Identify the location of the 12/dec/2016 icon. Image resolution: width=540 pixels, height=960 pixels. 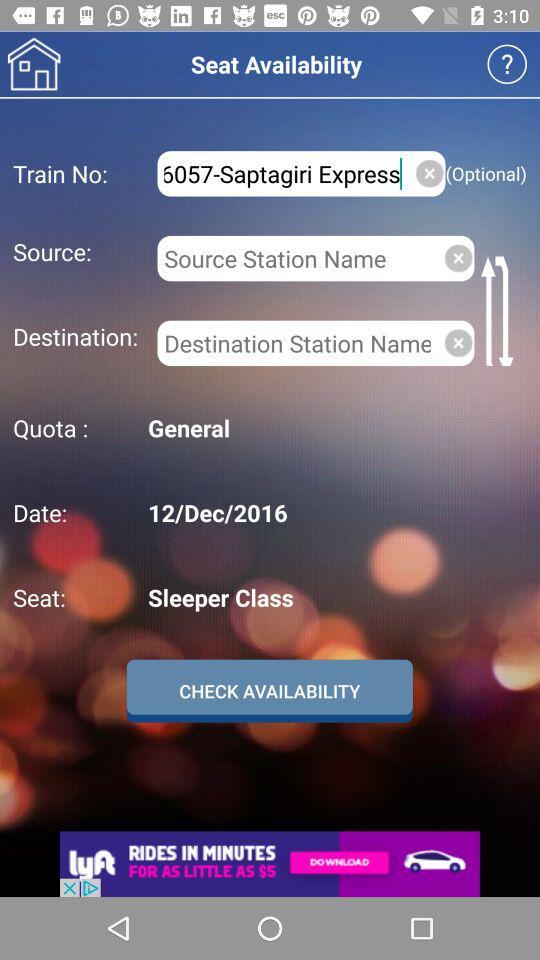
(334, 511).